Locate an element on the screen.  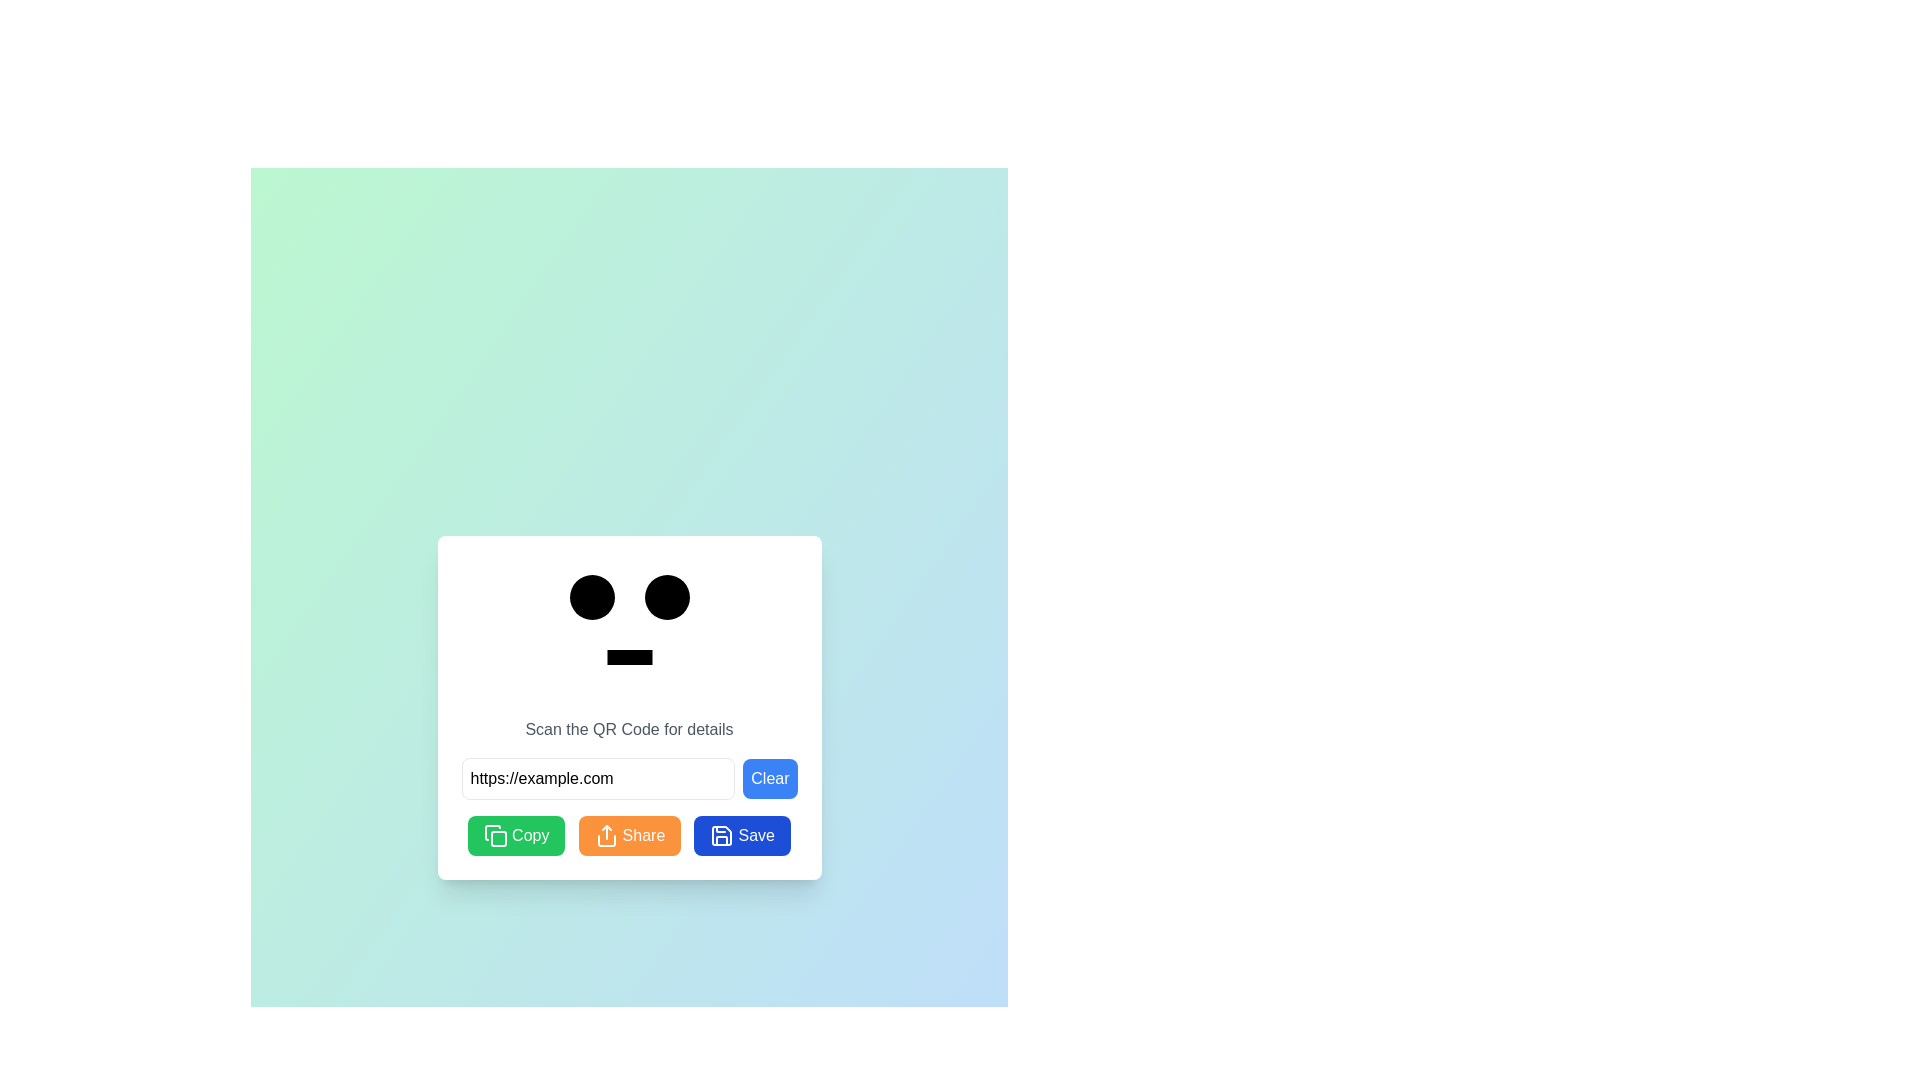
the text input field used for entering or displaying a URL to focus on it is located at coordinates (597, 778).